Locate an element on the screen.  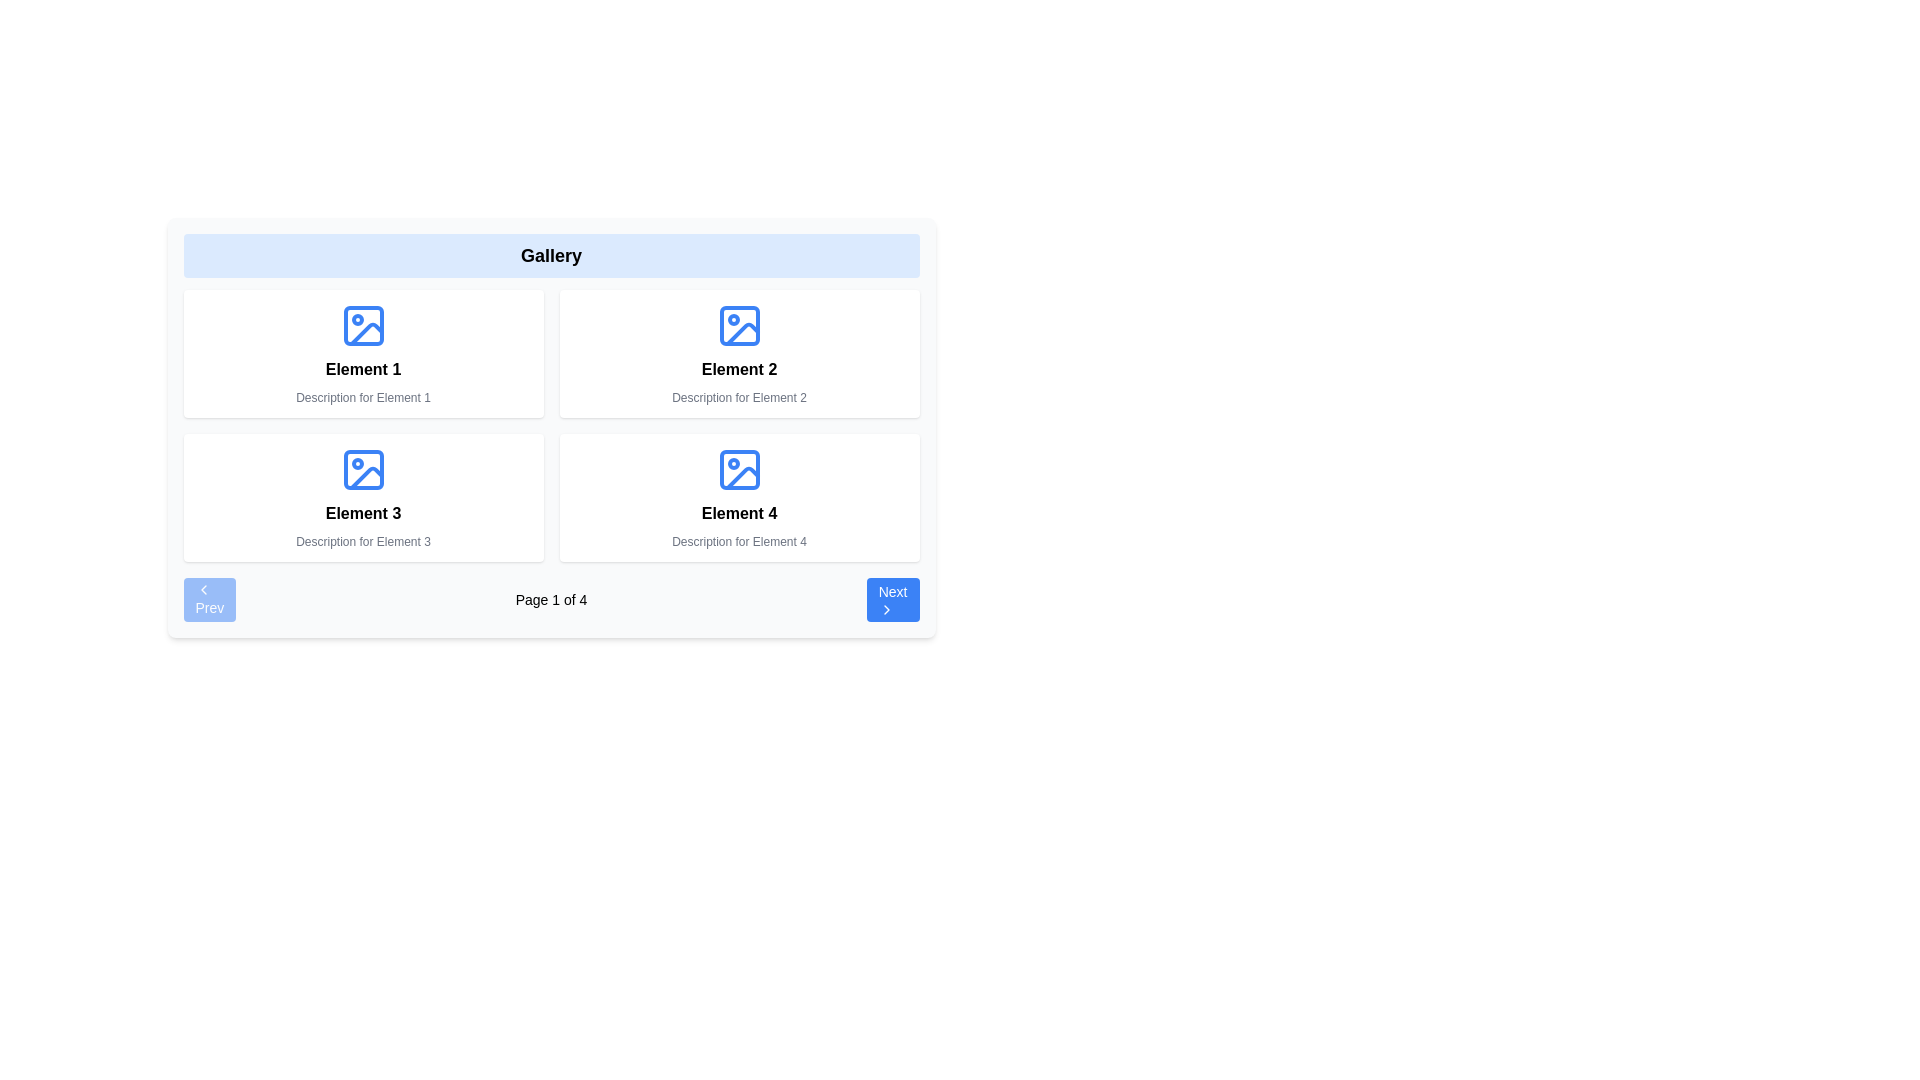
the page indicator text label that displays 'Page 1 of 4', located centrally in the bottom navigation section, between the 'Prev' and 'Next' buttons is located at coordinates (551, 599).